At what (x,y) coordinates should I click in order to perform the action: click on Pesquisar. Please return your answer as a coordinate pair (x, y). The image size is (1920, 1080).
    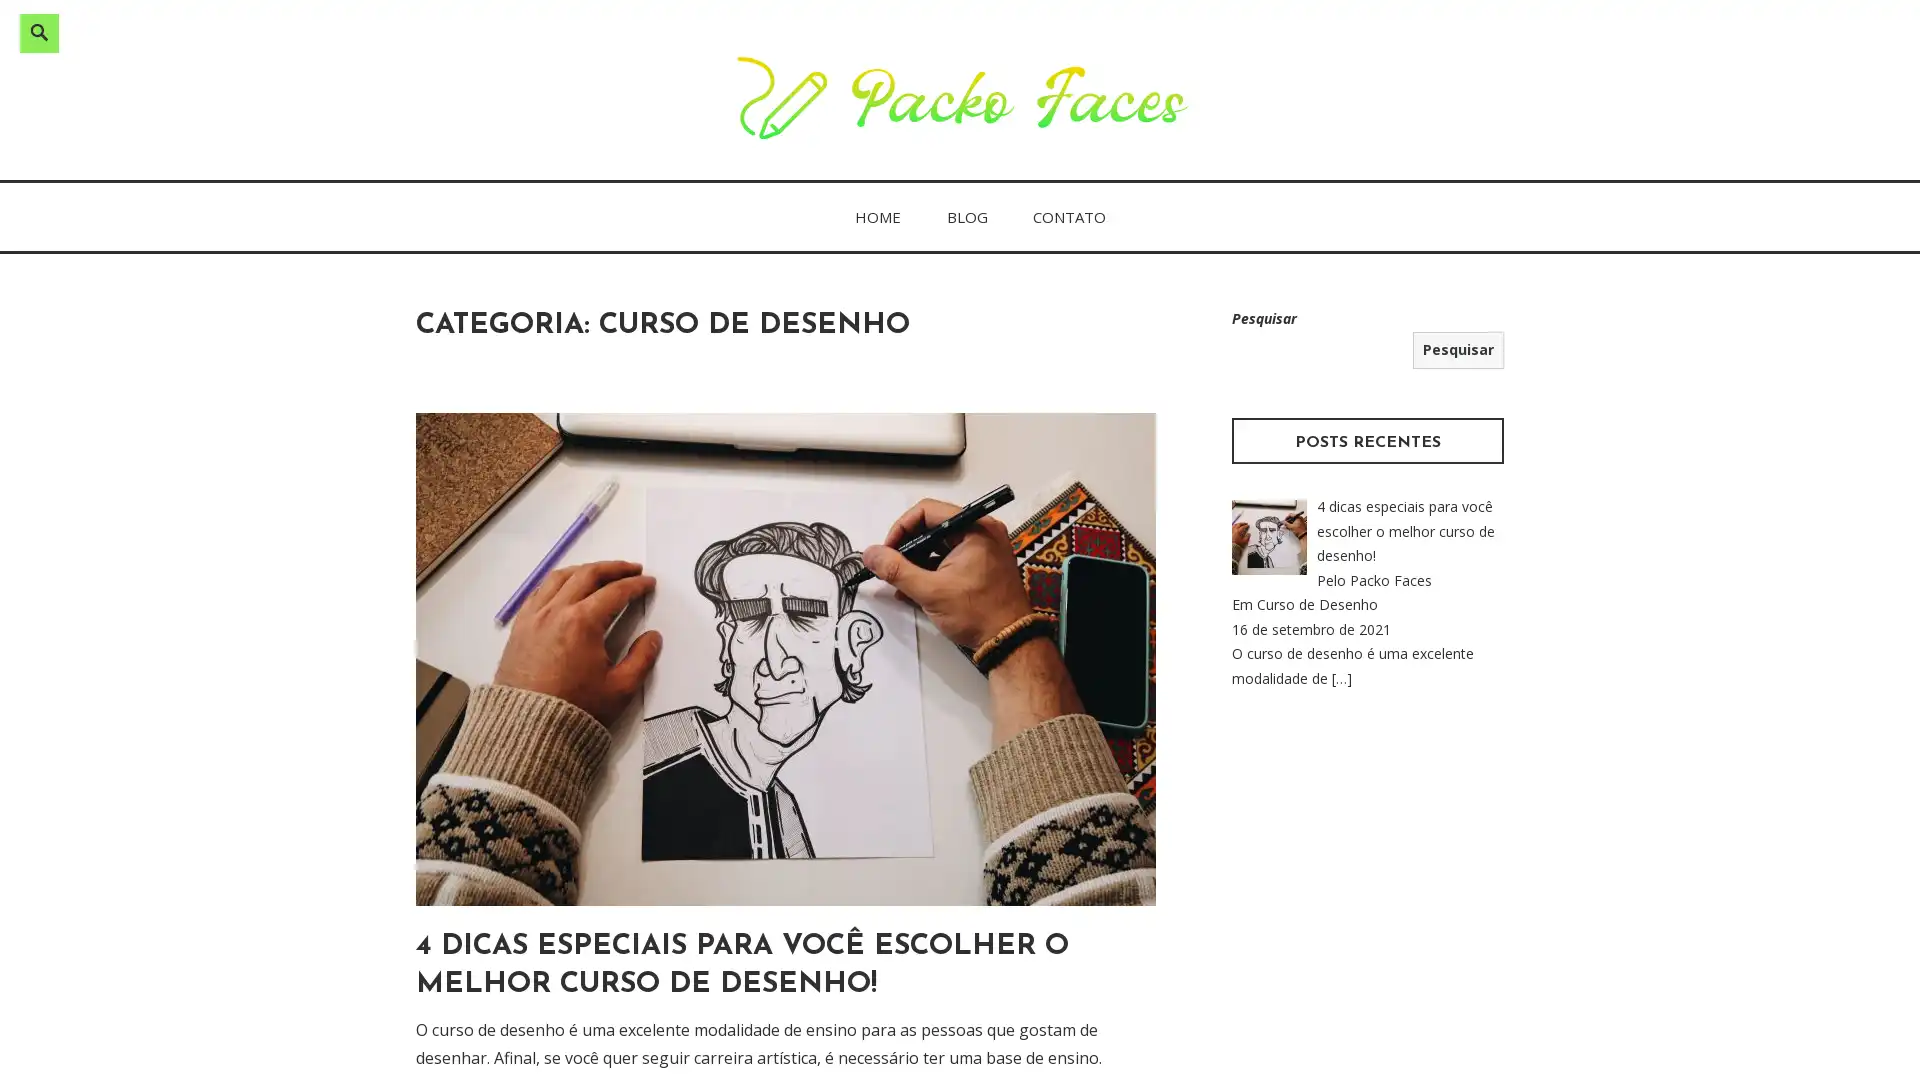
    Looking at the image, I should click on (1458, 348).